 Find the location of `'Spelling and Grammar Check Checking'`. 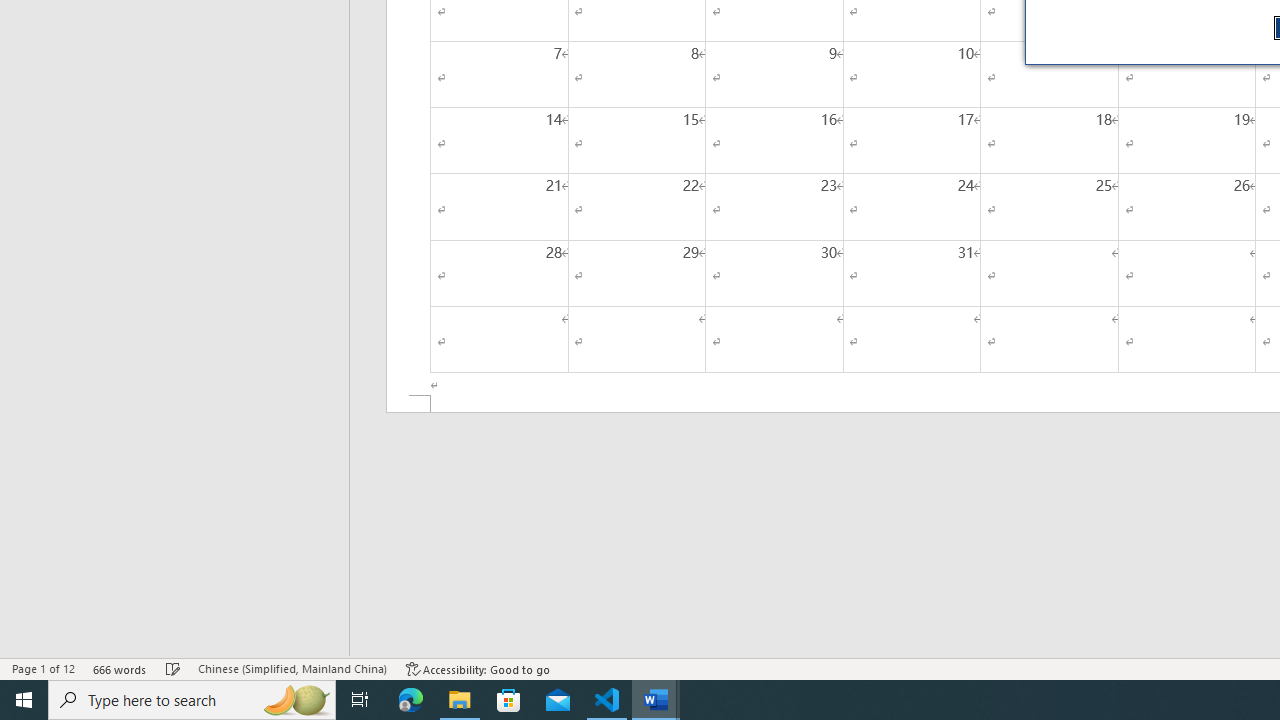

'Spelling and Grammar Check Checking' is located at coordinates (173, 669).